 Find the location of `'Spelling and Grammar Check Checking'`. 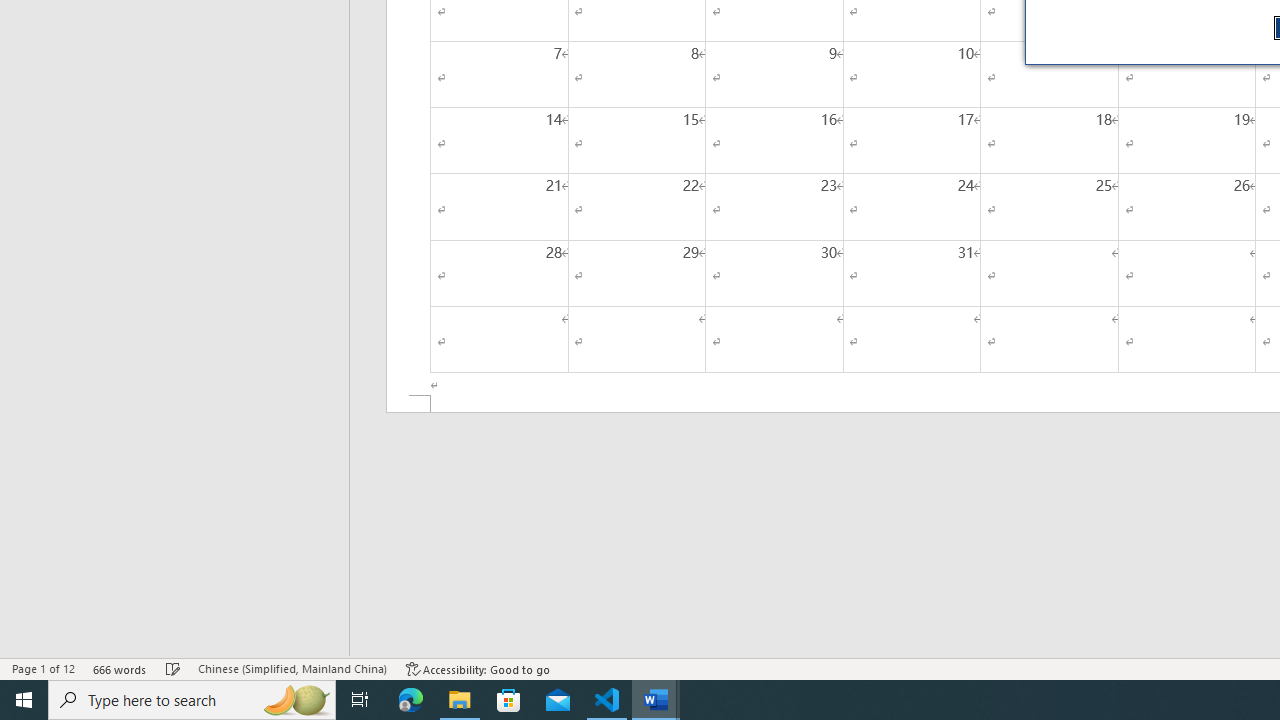

'Spelling and Grammar Check Checking' is located at coordinates (173, 669).